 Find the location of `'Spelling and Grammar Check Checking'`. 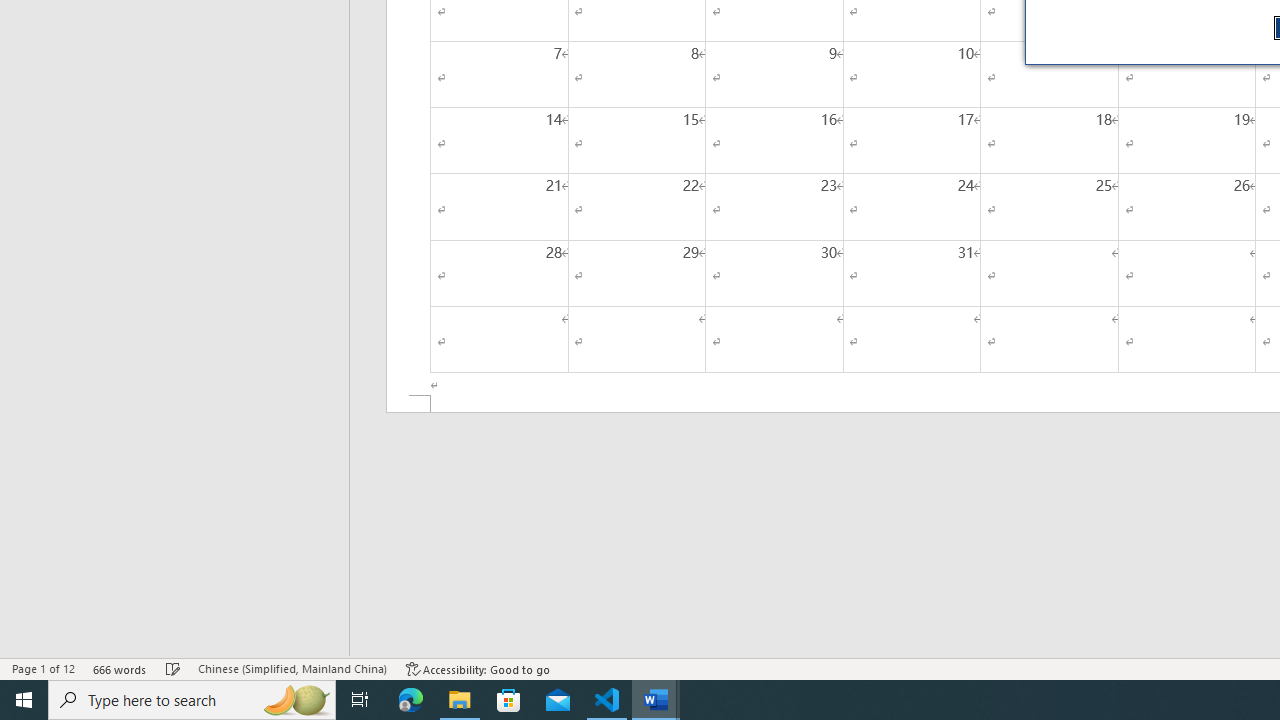

'Spelling and Grammar Check Checking' is located at coordinates (173, 669).